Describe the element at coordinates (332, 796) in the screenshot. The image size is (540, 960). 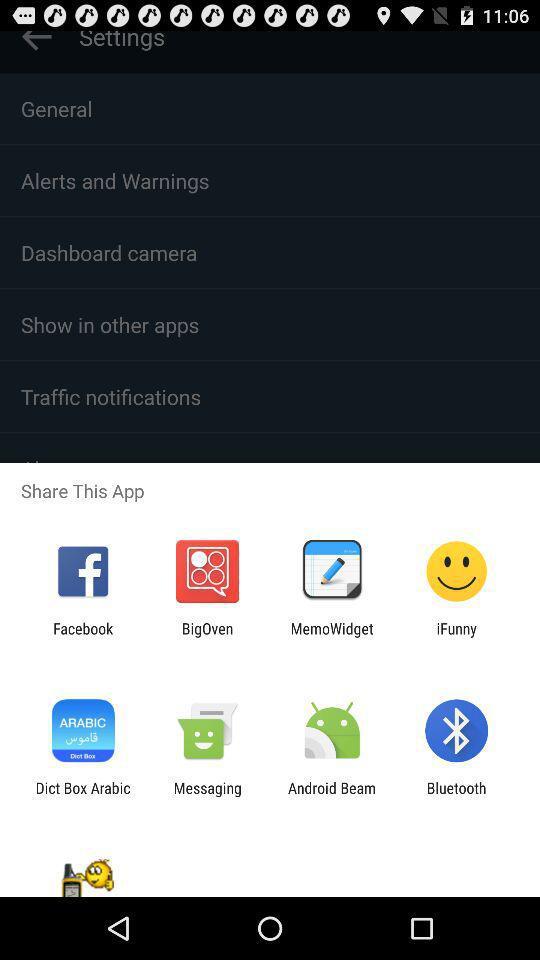
I see `item next to bluetooth icon` at that location.